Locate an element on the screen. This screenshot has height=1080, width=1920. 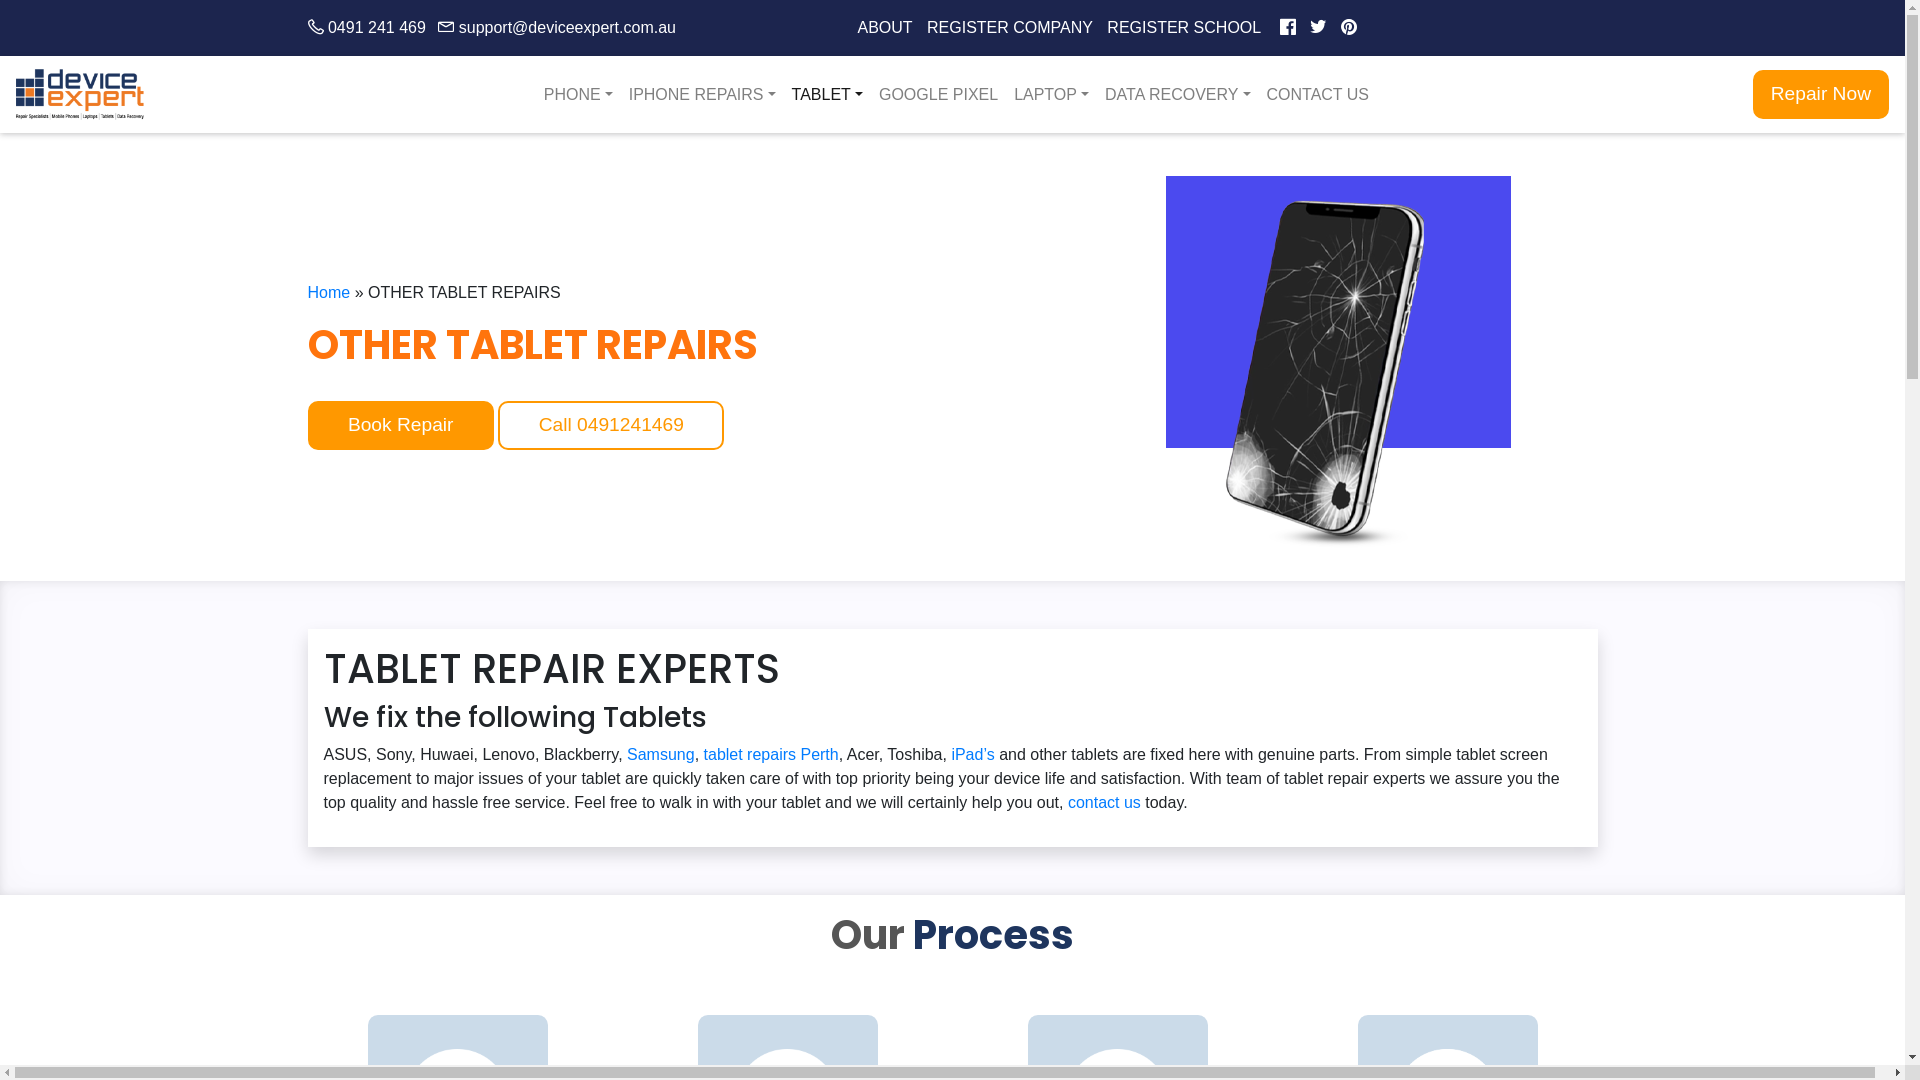
'ABOUT' is located at coordinates (884, 27).